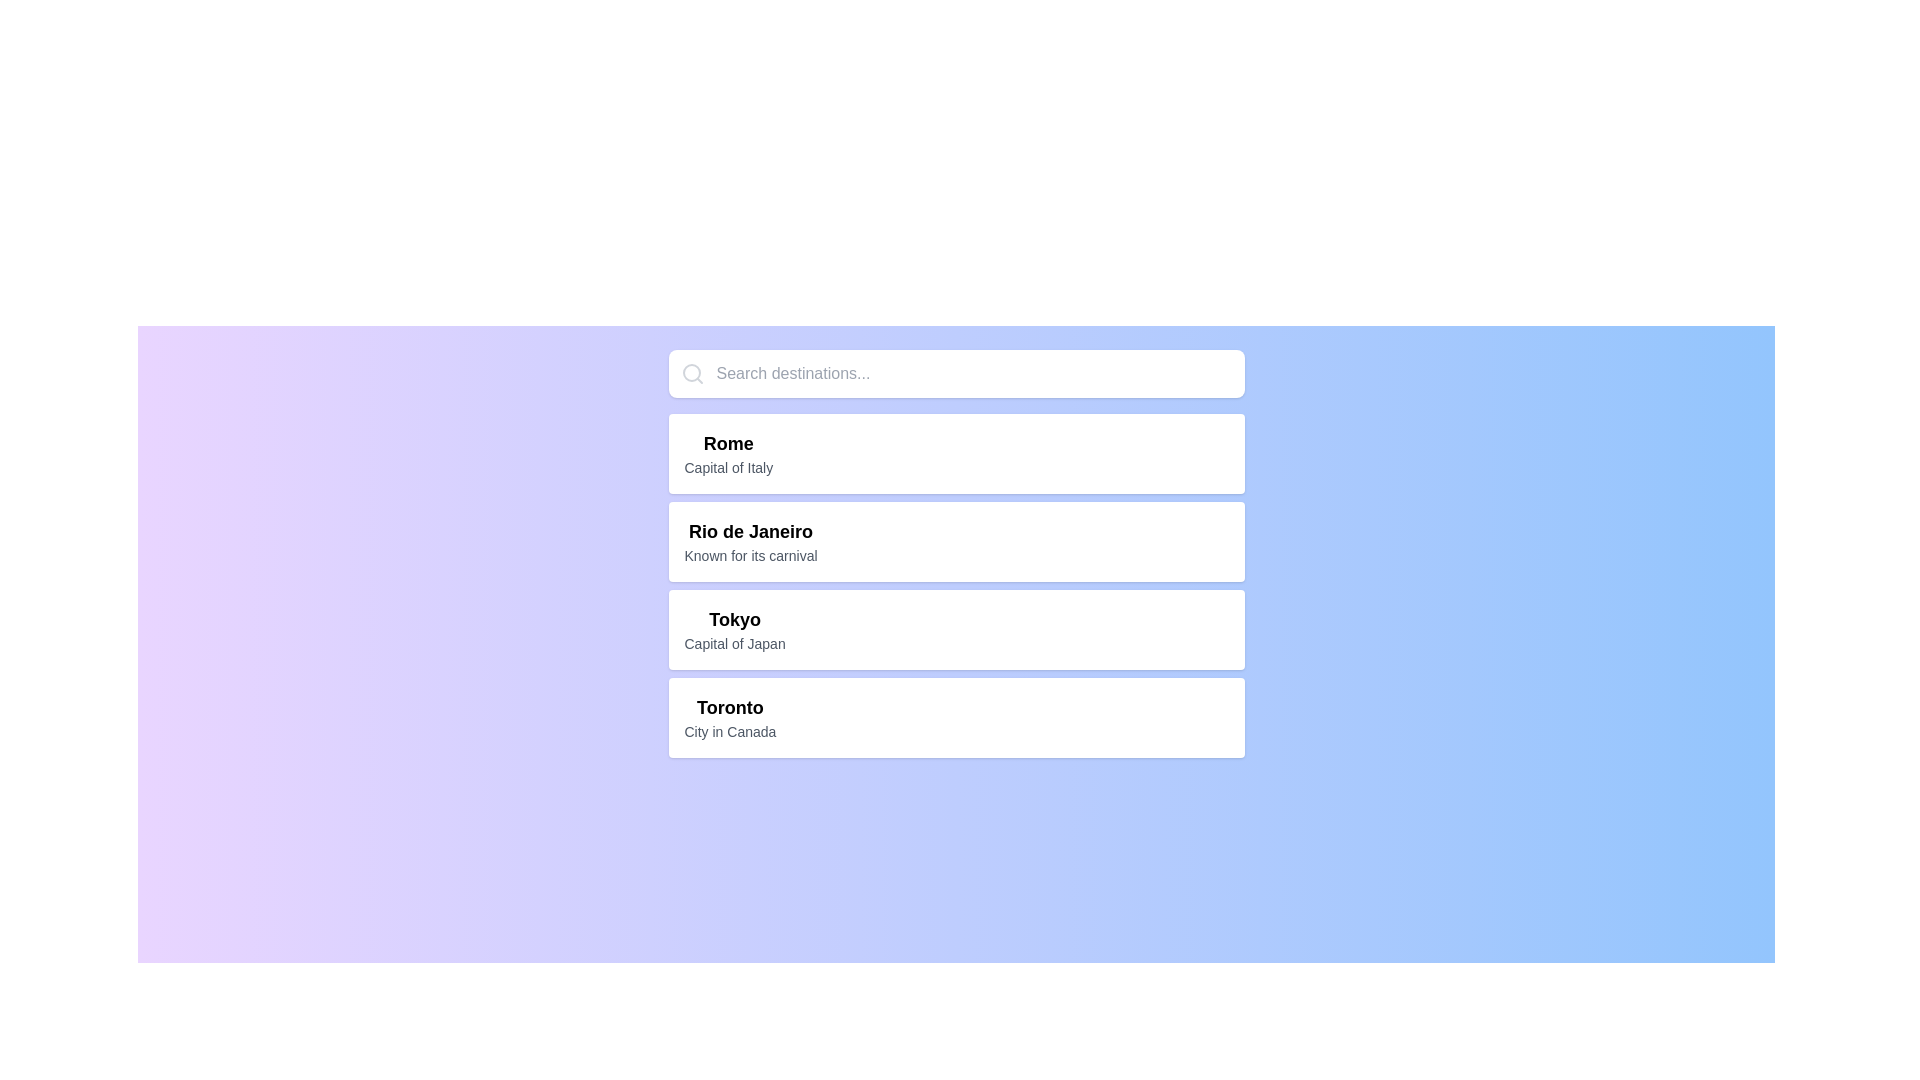  Describe the element at coordinates (750, 531) in the screenshot. I see `the text label identifying the city as 'Rio de Janeiro', which is located at the top of the second rectangular card in the interface` at that location.